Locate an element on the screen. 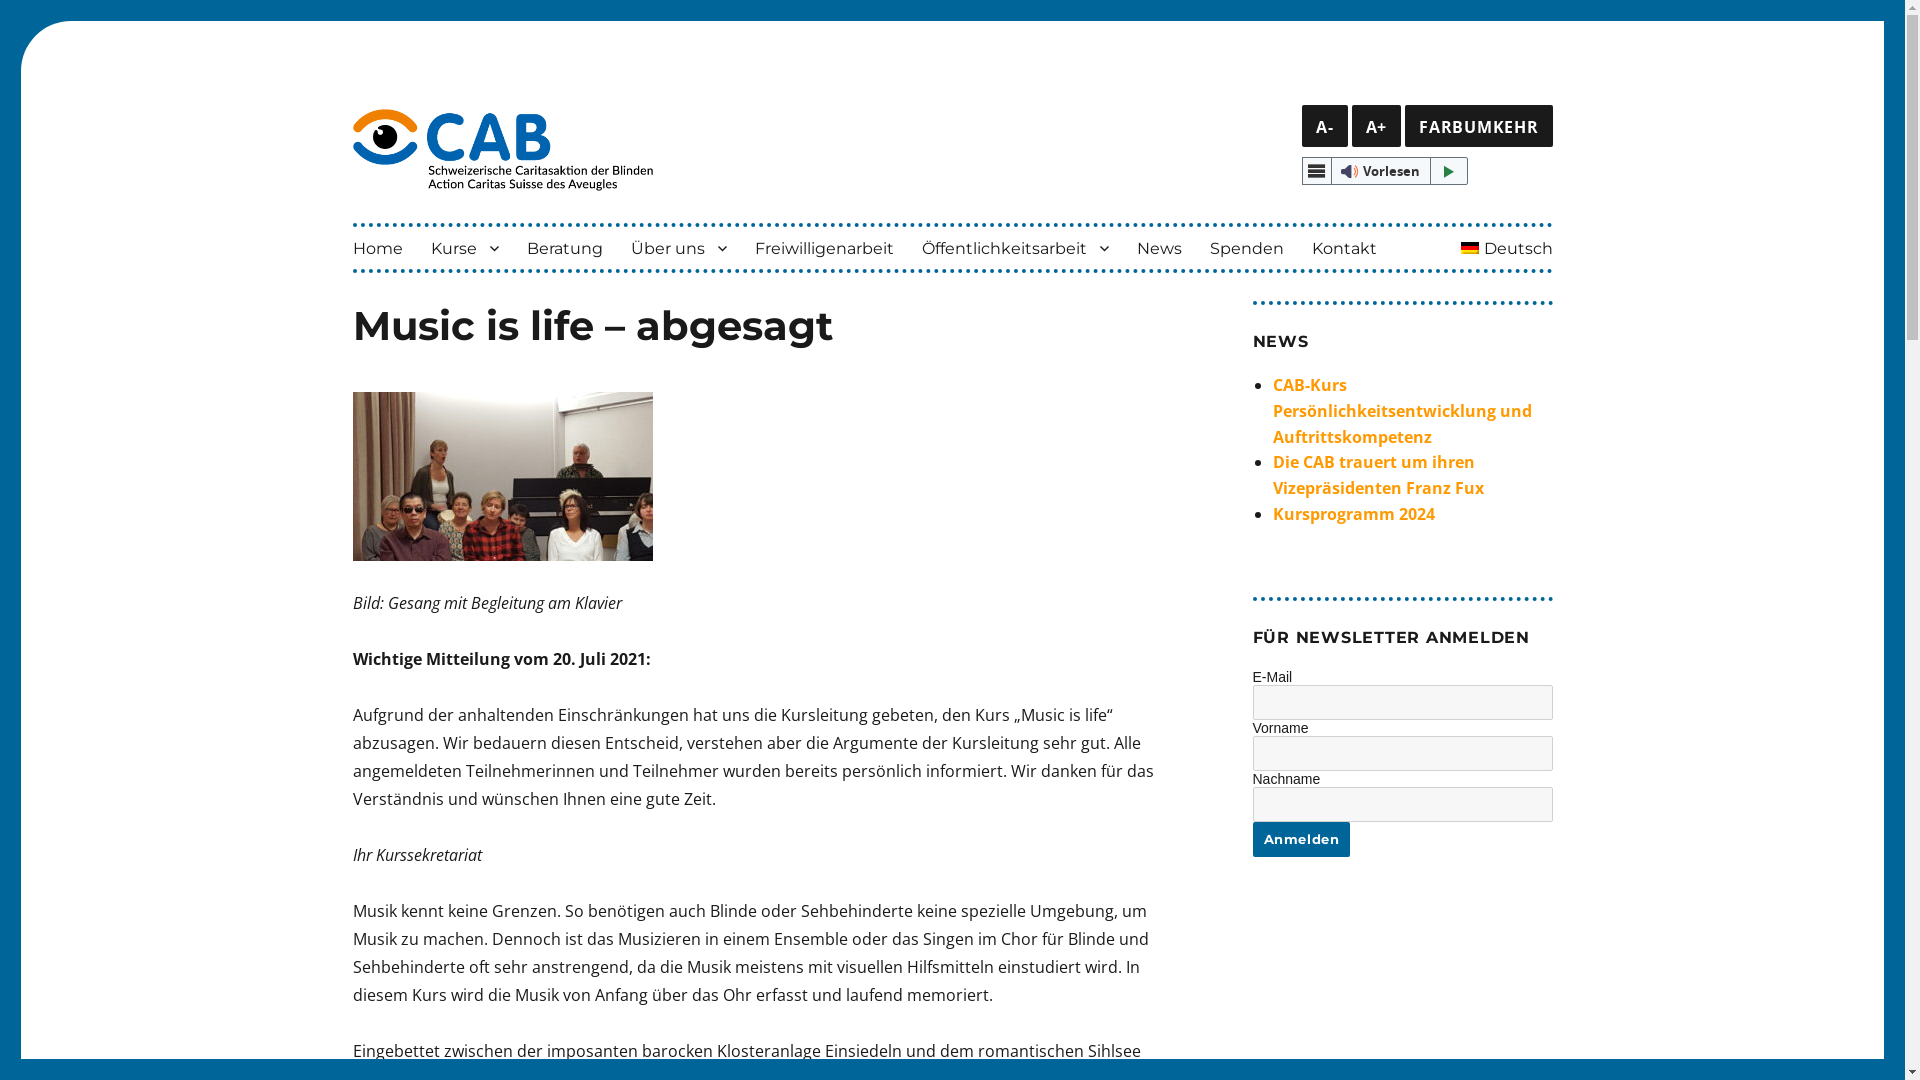 The height and width of the screenshot is (1080, 1920). 'A+' is located at coordinates (1352, 126).